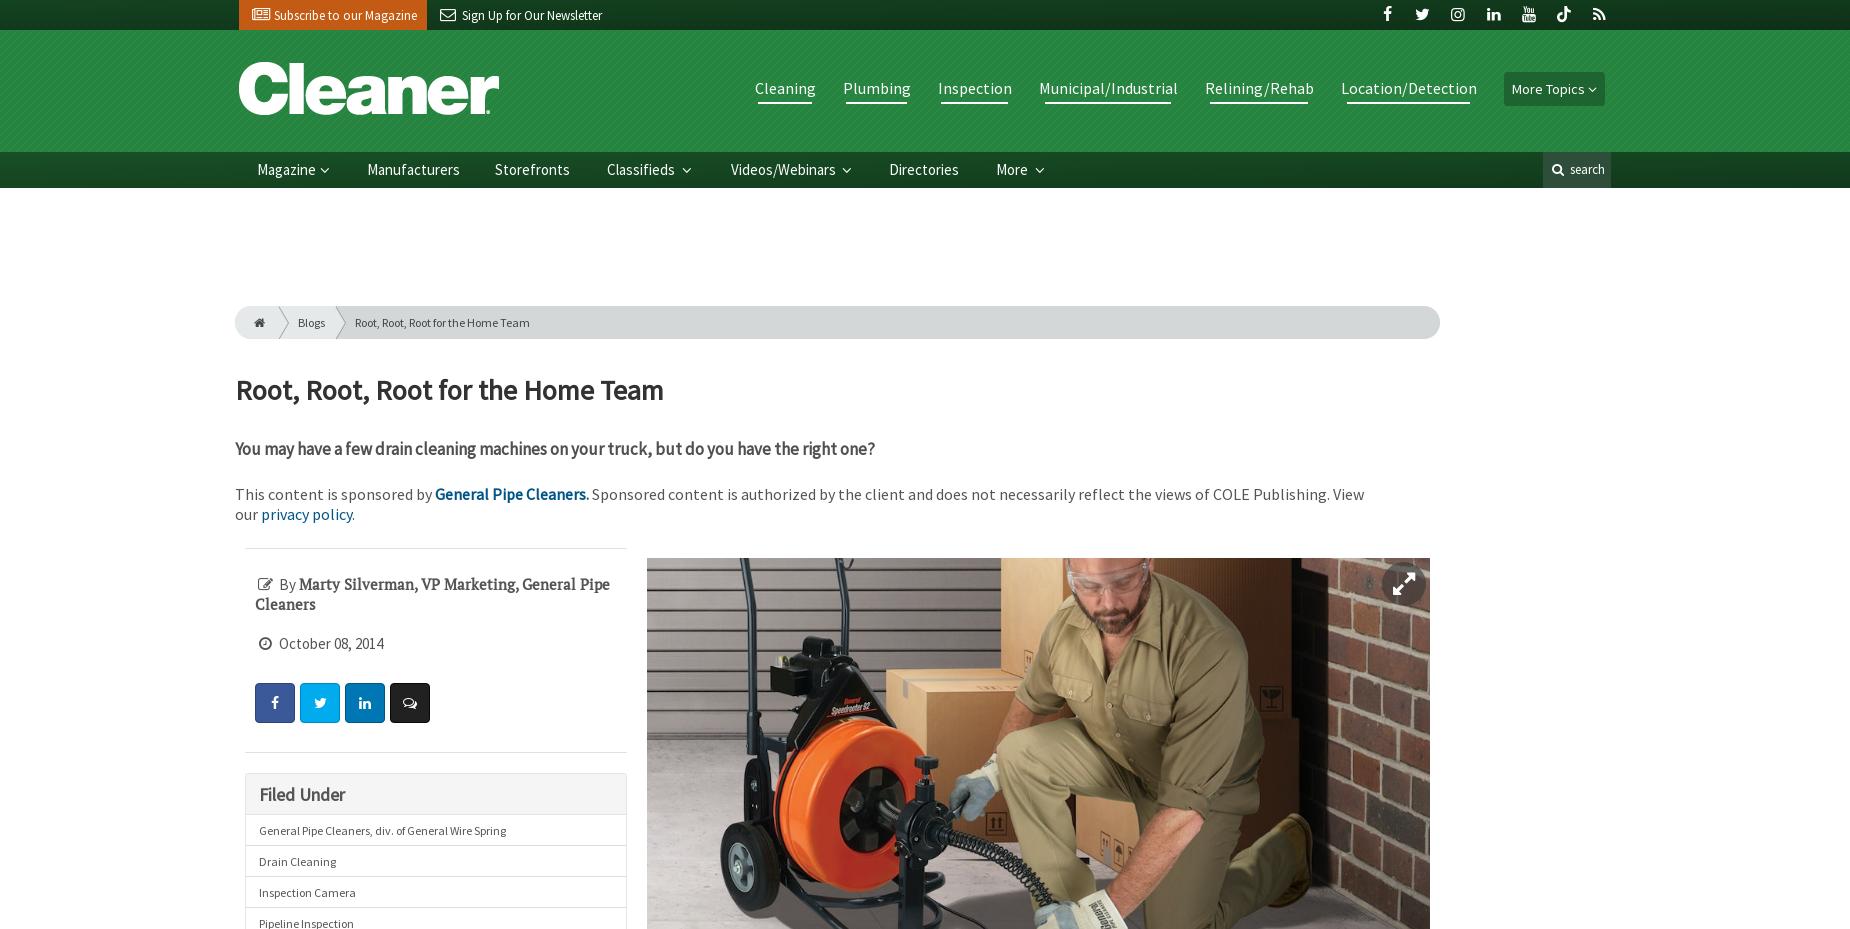  What do you see at coordinates (286, 583) in the screenshot?
I see `'By'` at bounding box center [286, 583].